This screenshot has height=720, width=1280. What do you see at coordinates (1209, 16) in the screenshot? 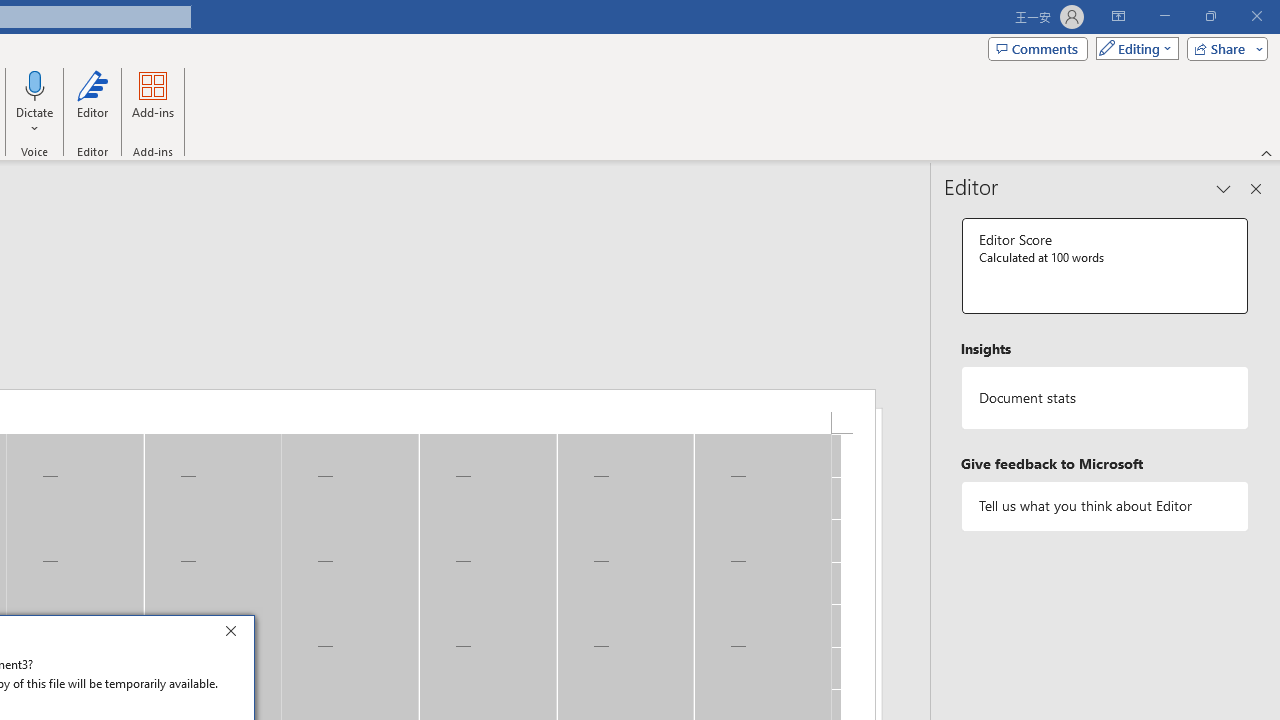
I see `'Restore Down'` at bounding box center [1209, 16].